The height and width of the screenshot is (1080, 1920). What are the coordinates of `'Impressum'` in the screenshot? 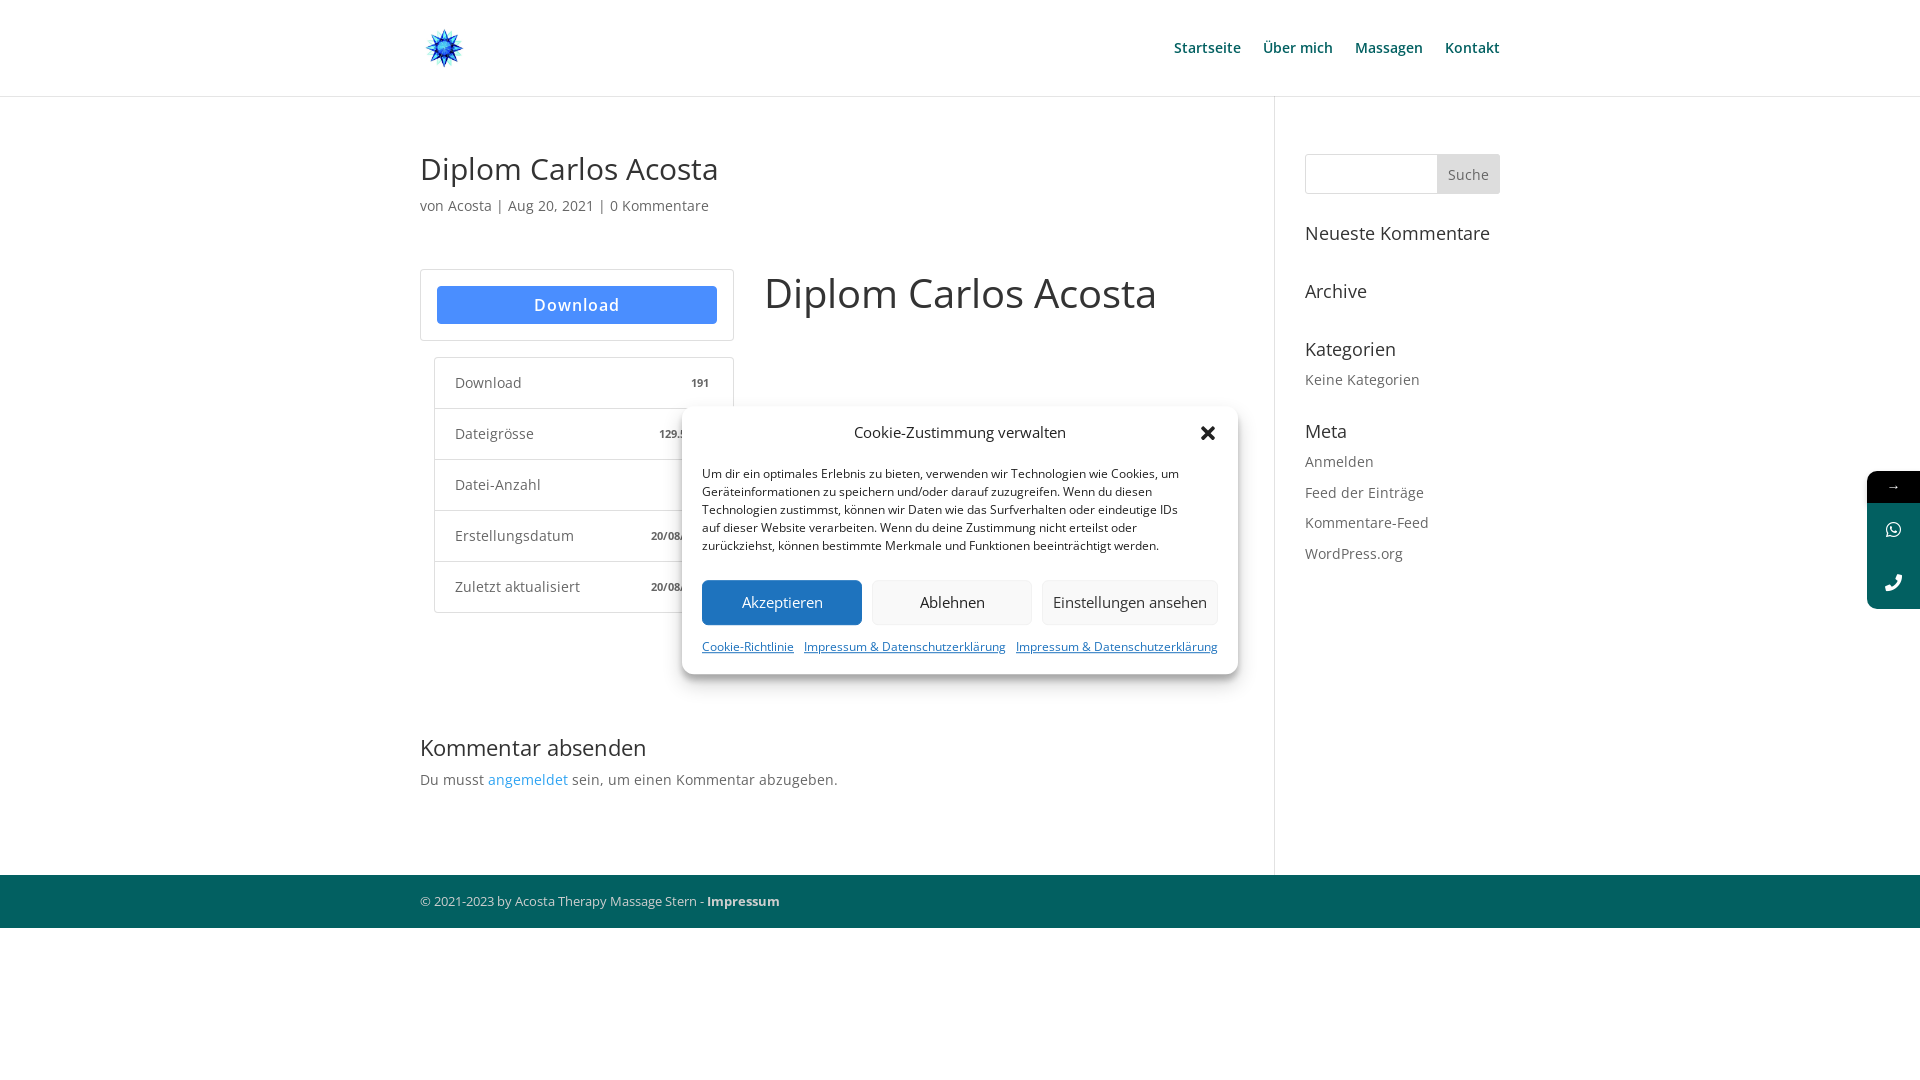 It's located at (742, 901).